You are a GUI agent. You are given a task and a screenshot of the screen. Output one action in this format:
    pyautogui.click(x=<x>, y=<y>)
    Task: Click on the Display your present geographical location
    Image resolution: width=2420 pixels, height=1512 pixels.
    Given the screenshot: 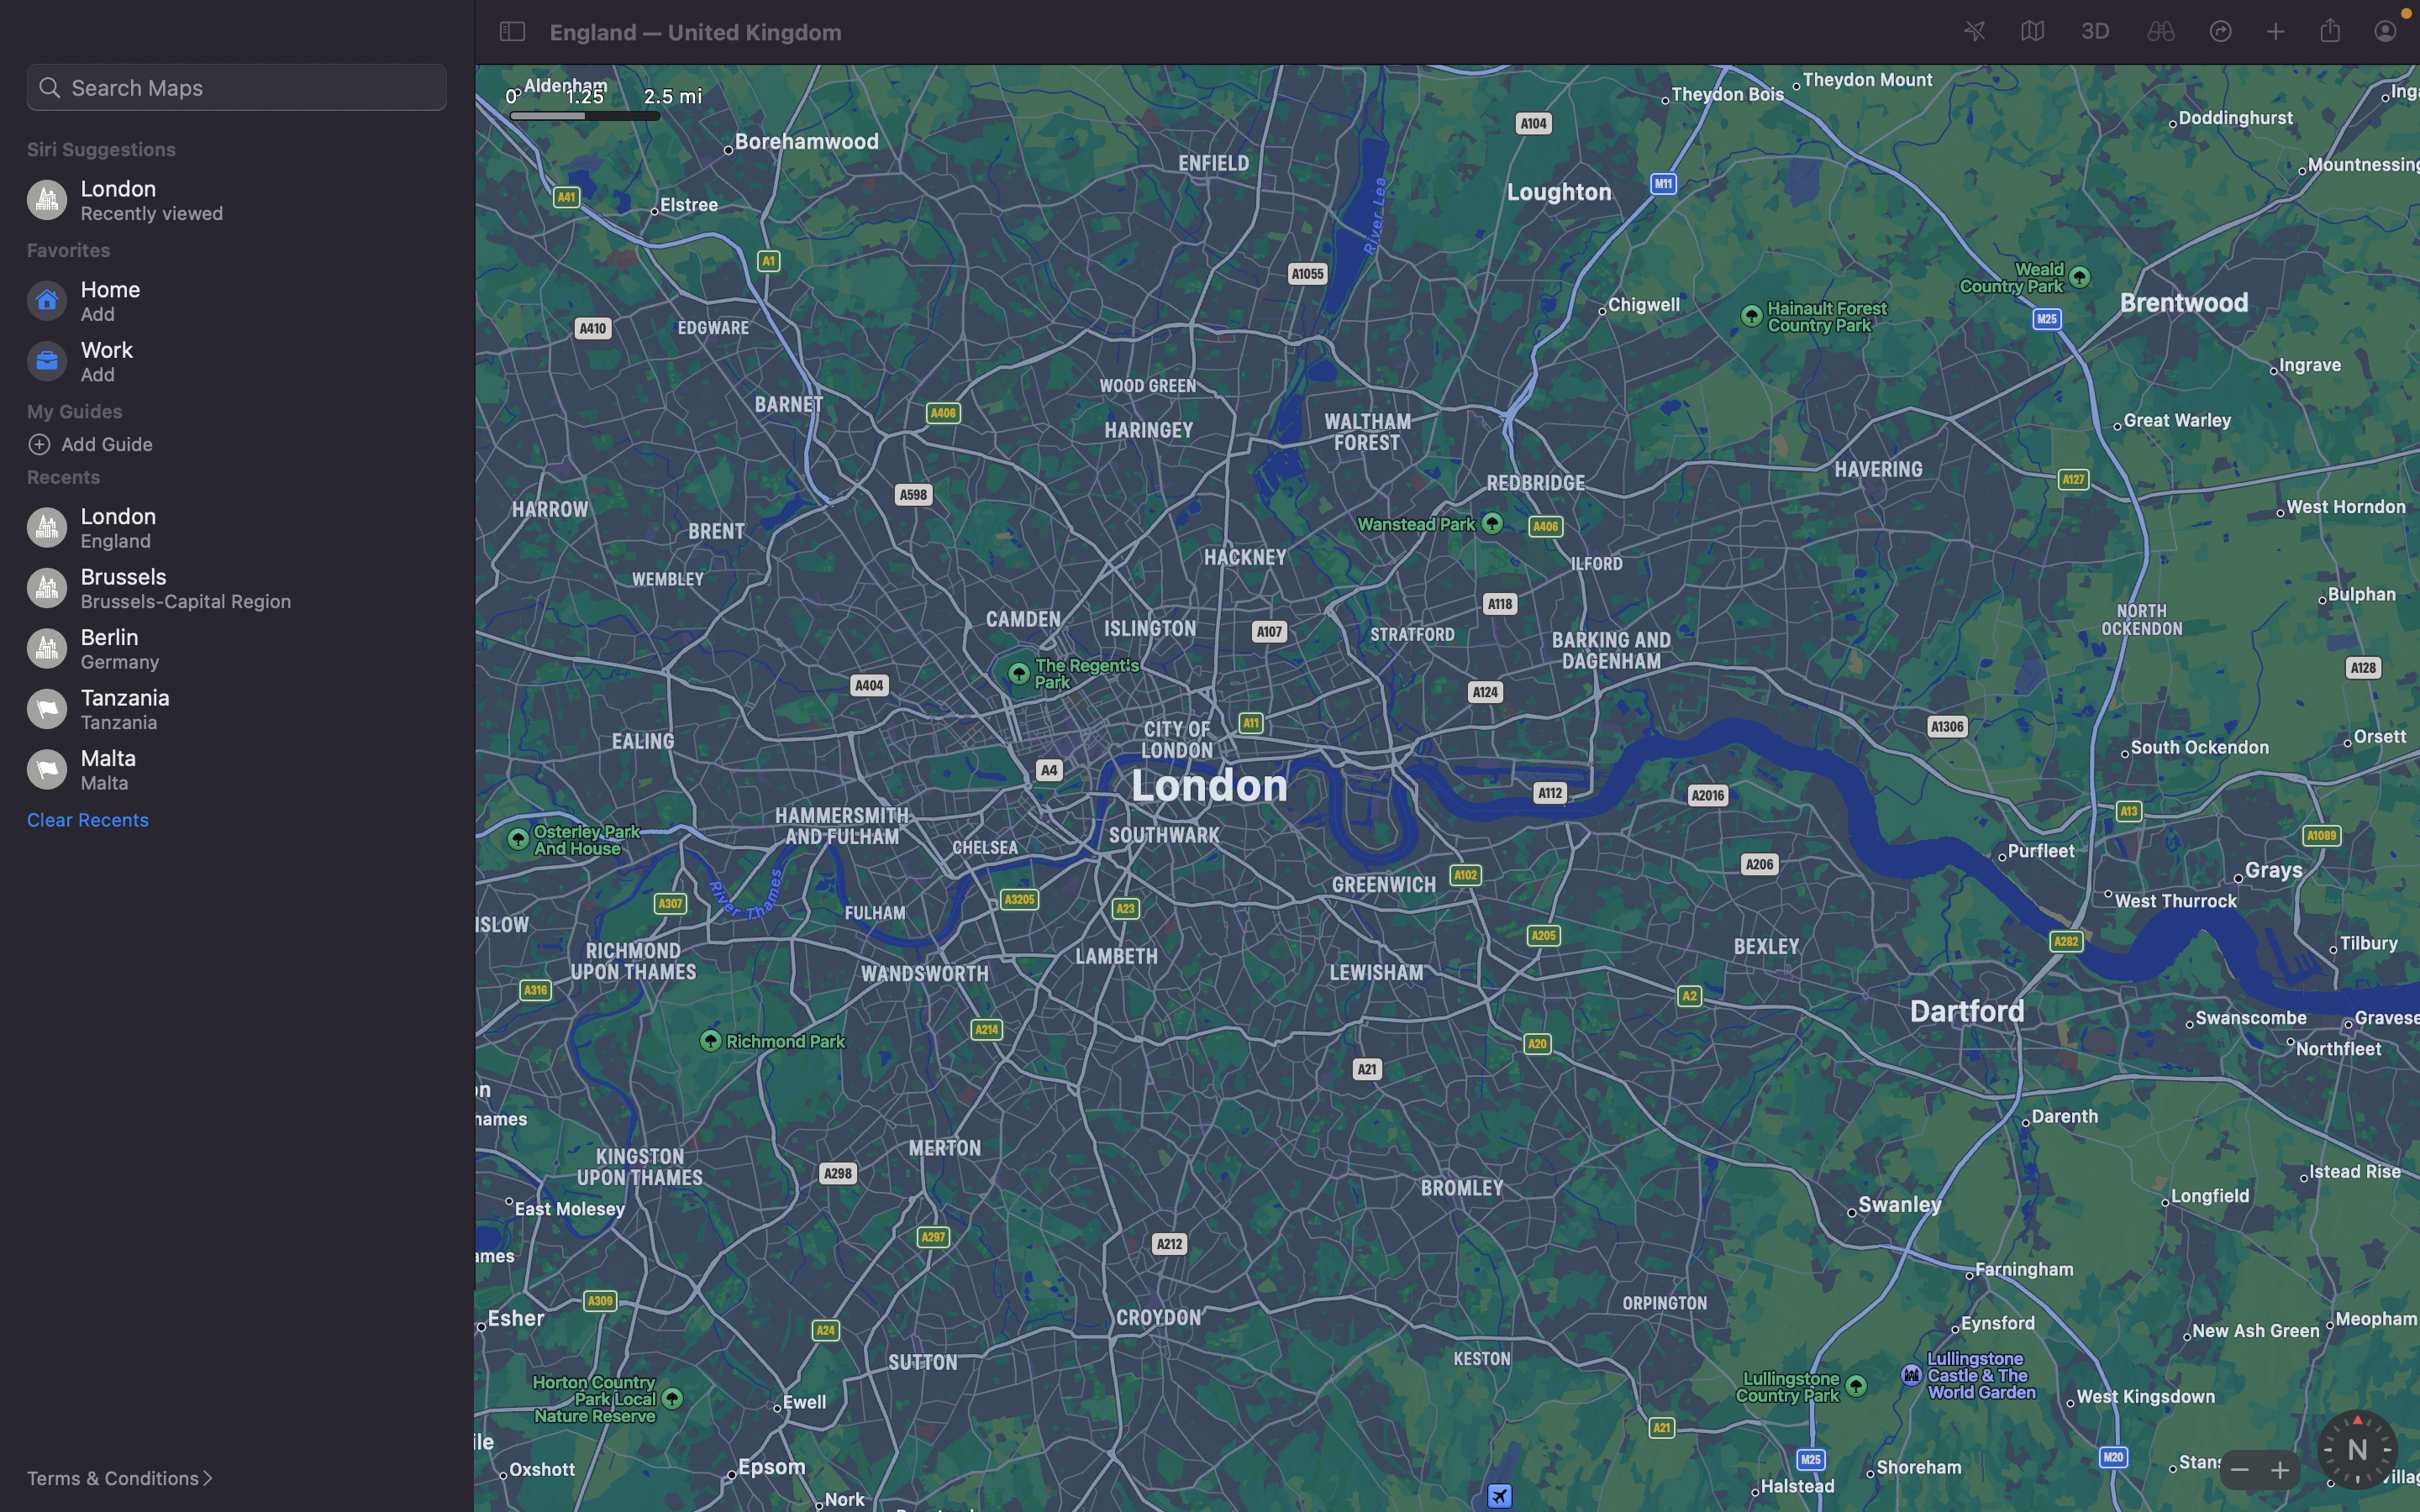 What is the action you would take?
    pyautogui.click(x=1975, y=32)
    